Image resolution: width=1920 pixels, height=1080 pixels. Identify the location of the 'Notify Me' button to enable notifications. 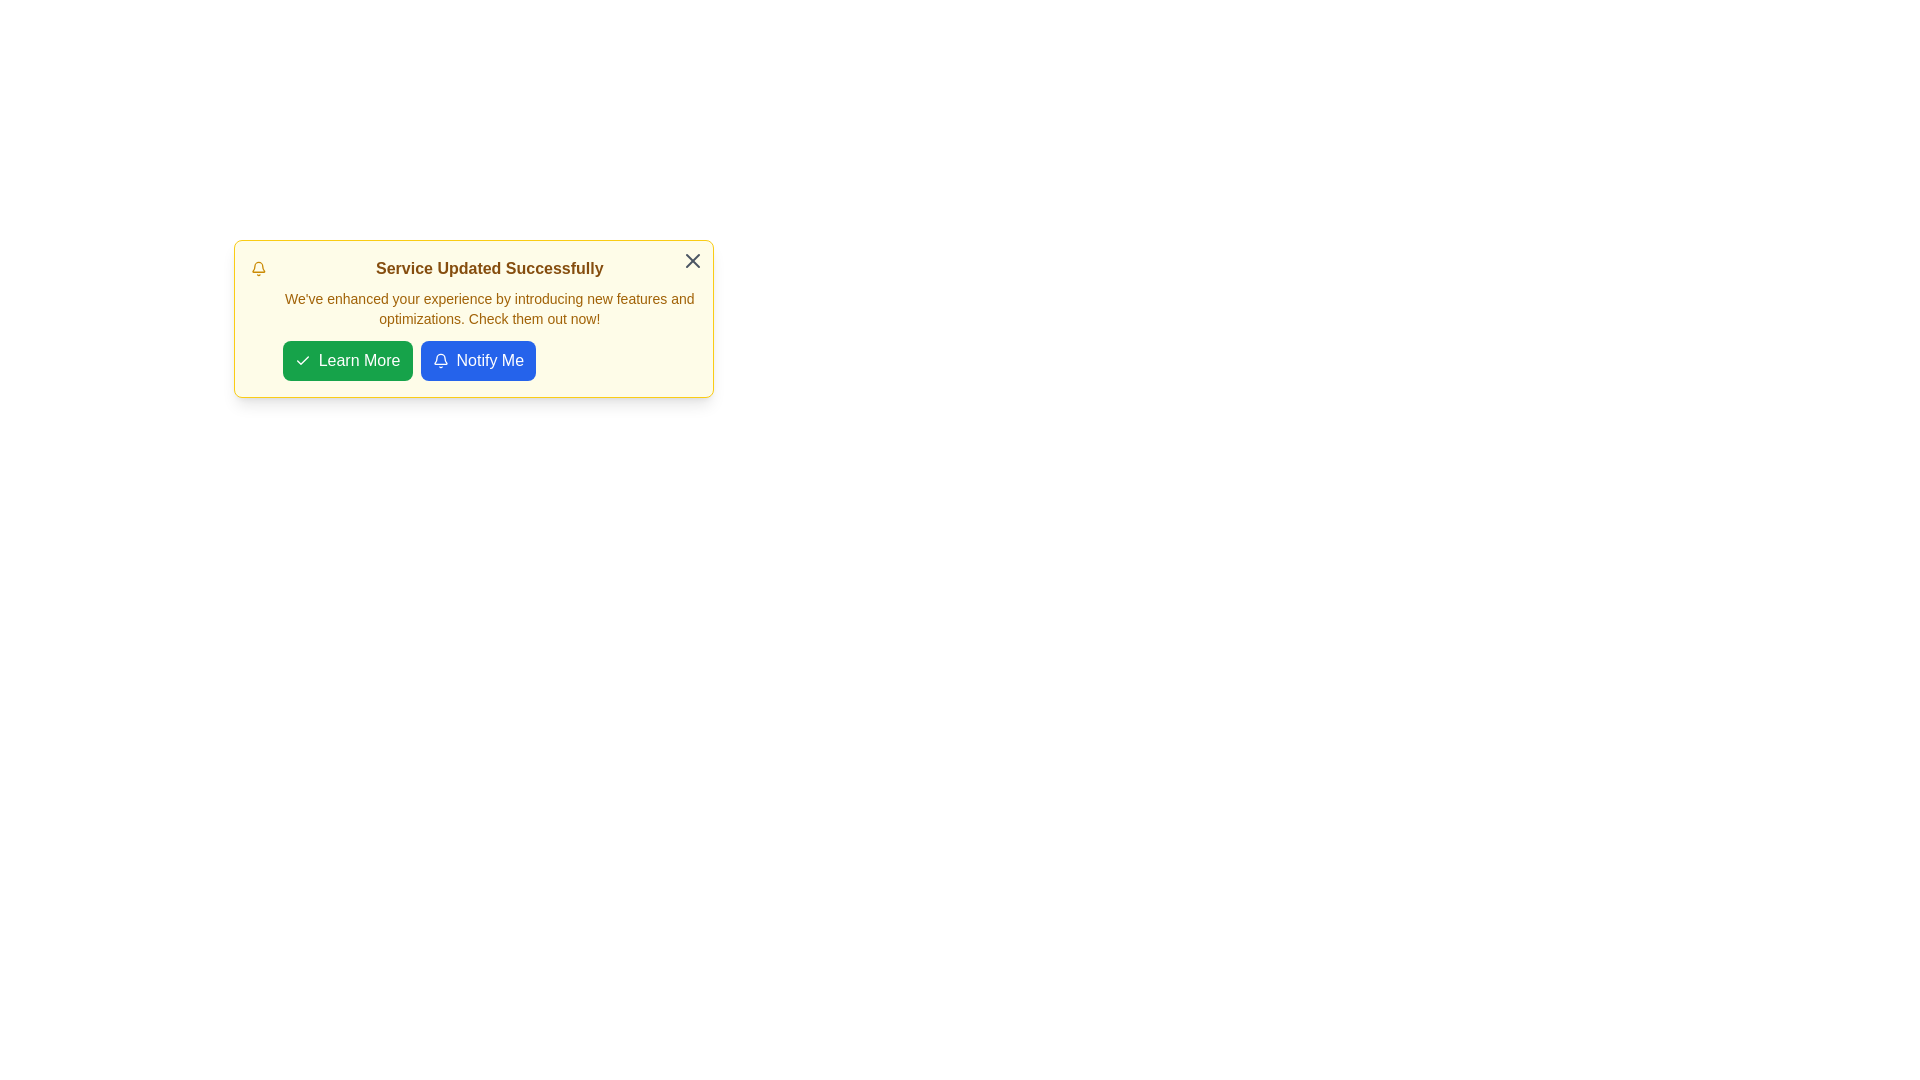
(477, 361).